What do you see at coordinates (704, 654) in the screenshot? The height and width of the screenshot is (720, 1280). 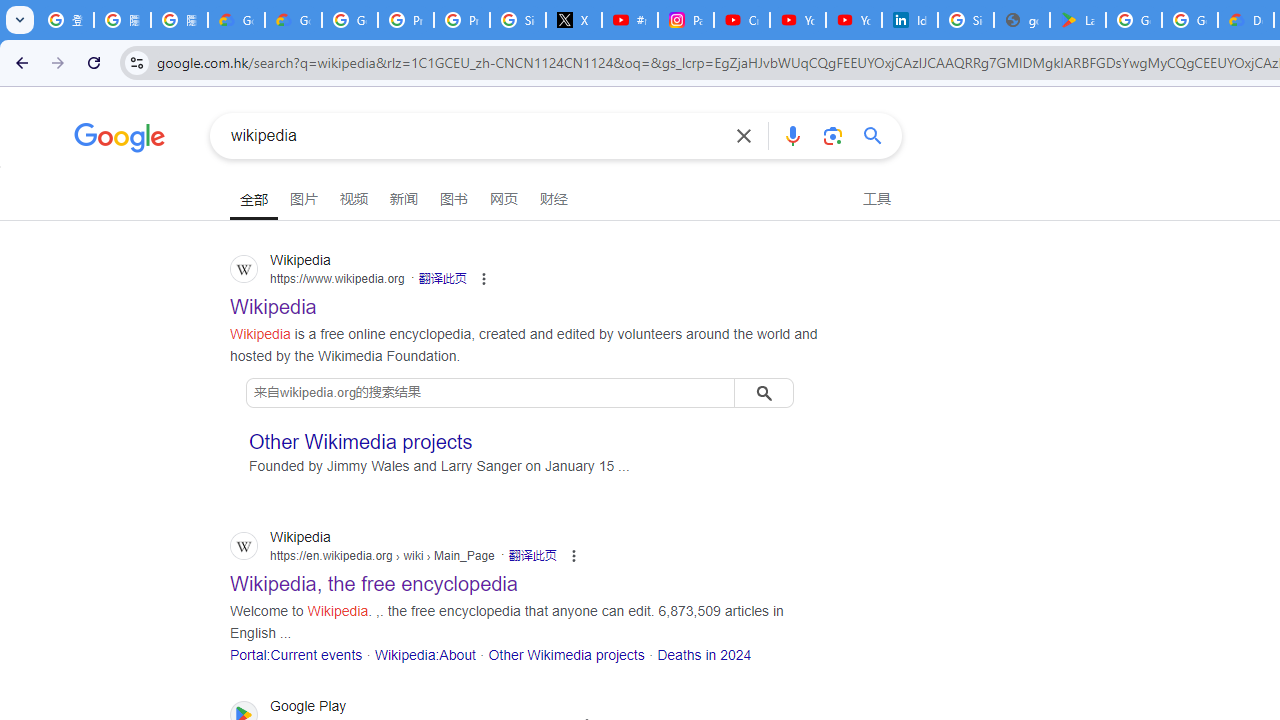 I see `'Deaths in 2024'` at bounding box center [704, 654].